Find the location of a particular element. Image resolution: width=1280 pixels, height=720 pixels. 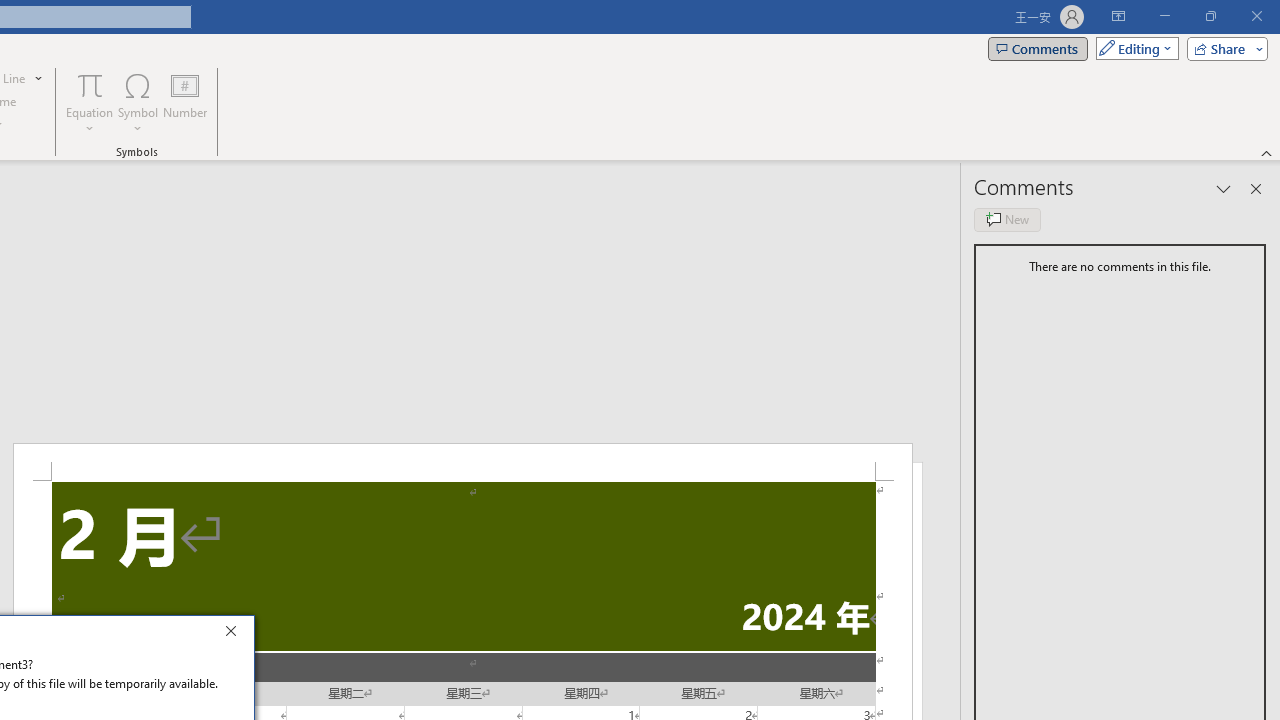

'Minimize' is located at coordinates (1164, 16).